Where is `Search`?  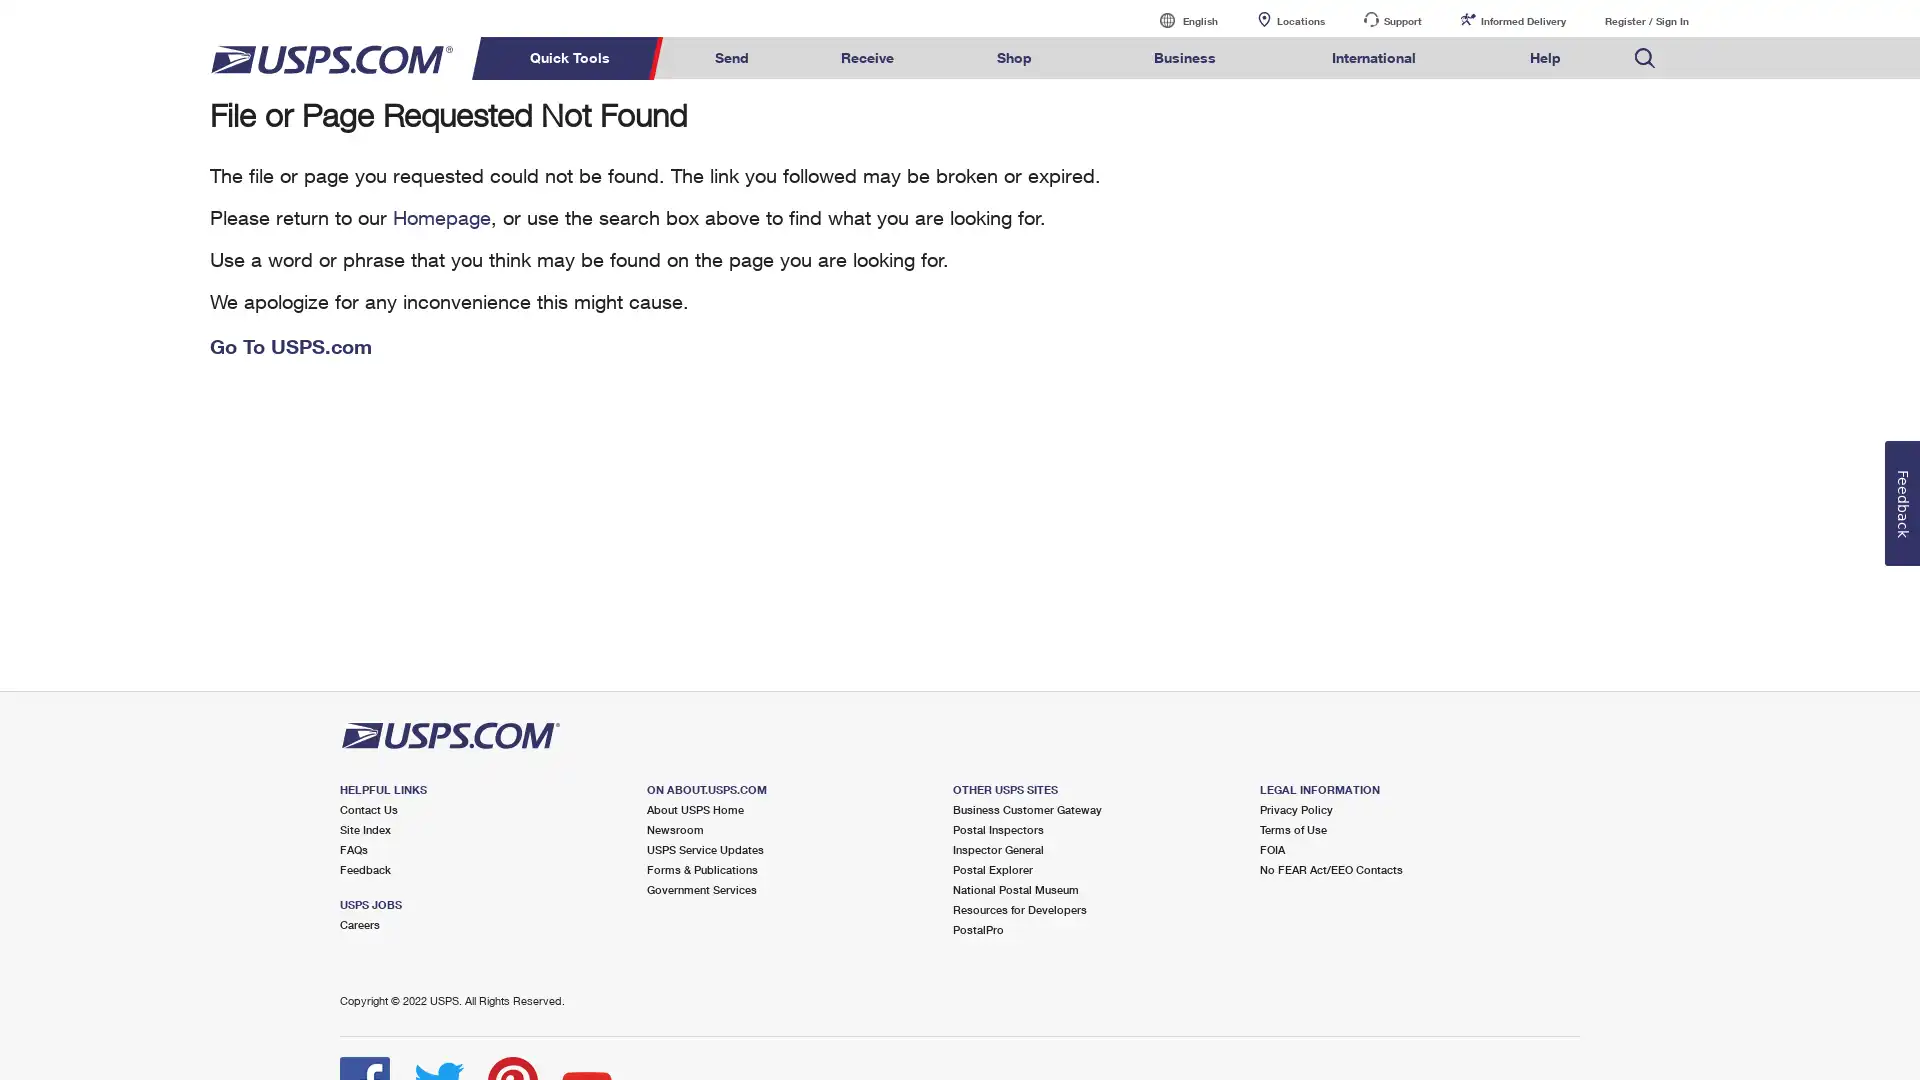 Search is located at coordinates (1680, 95).